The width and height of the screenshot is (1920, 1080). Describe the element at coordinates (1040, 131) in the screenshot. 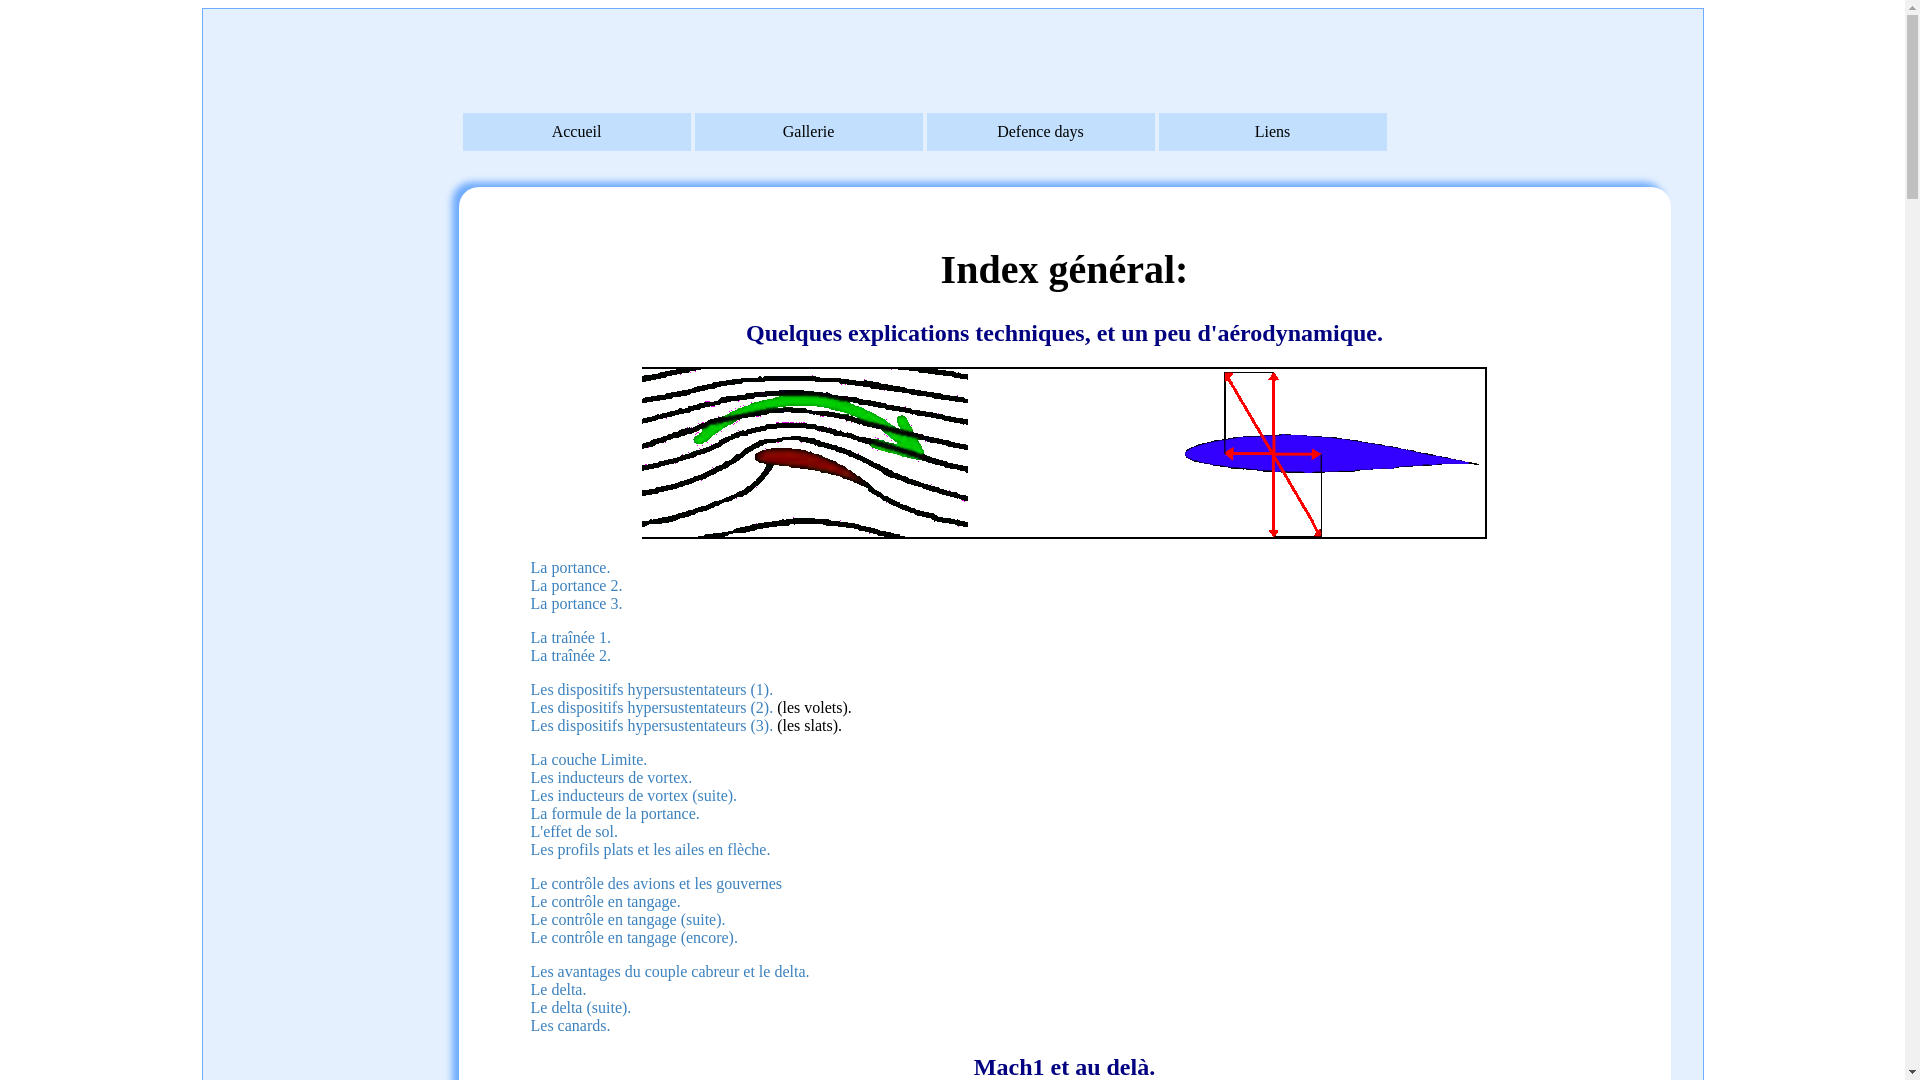

I see `'Defence days'` at that location.